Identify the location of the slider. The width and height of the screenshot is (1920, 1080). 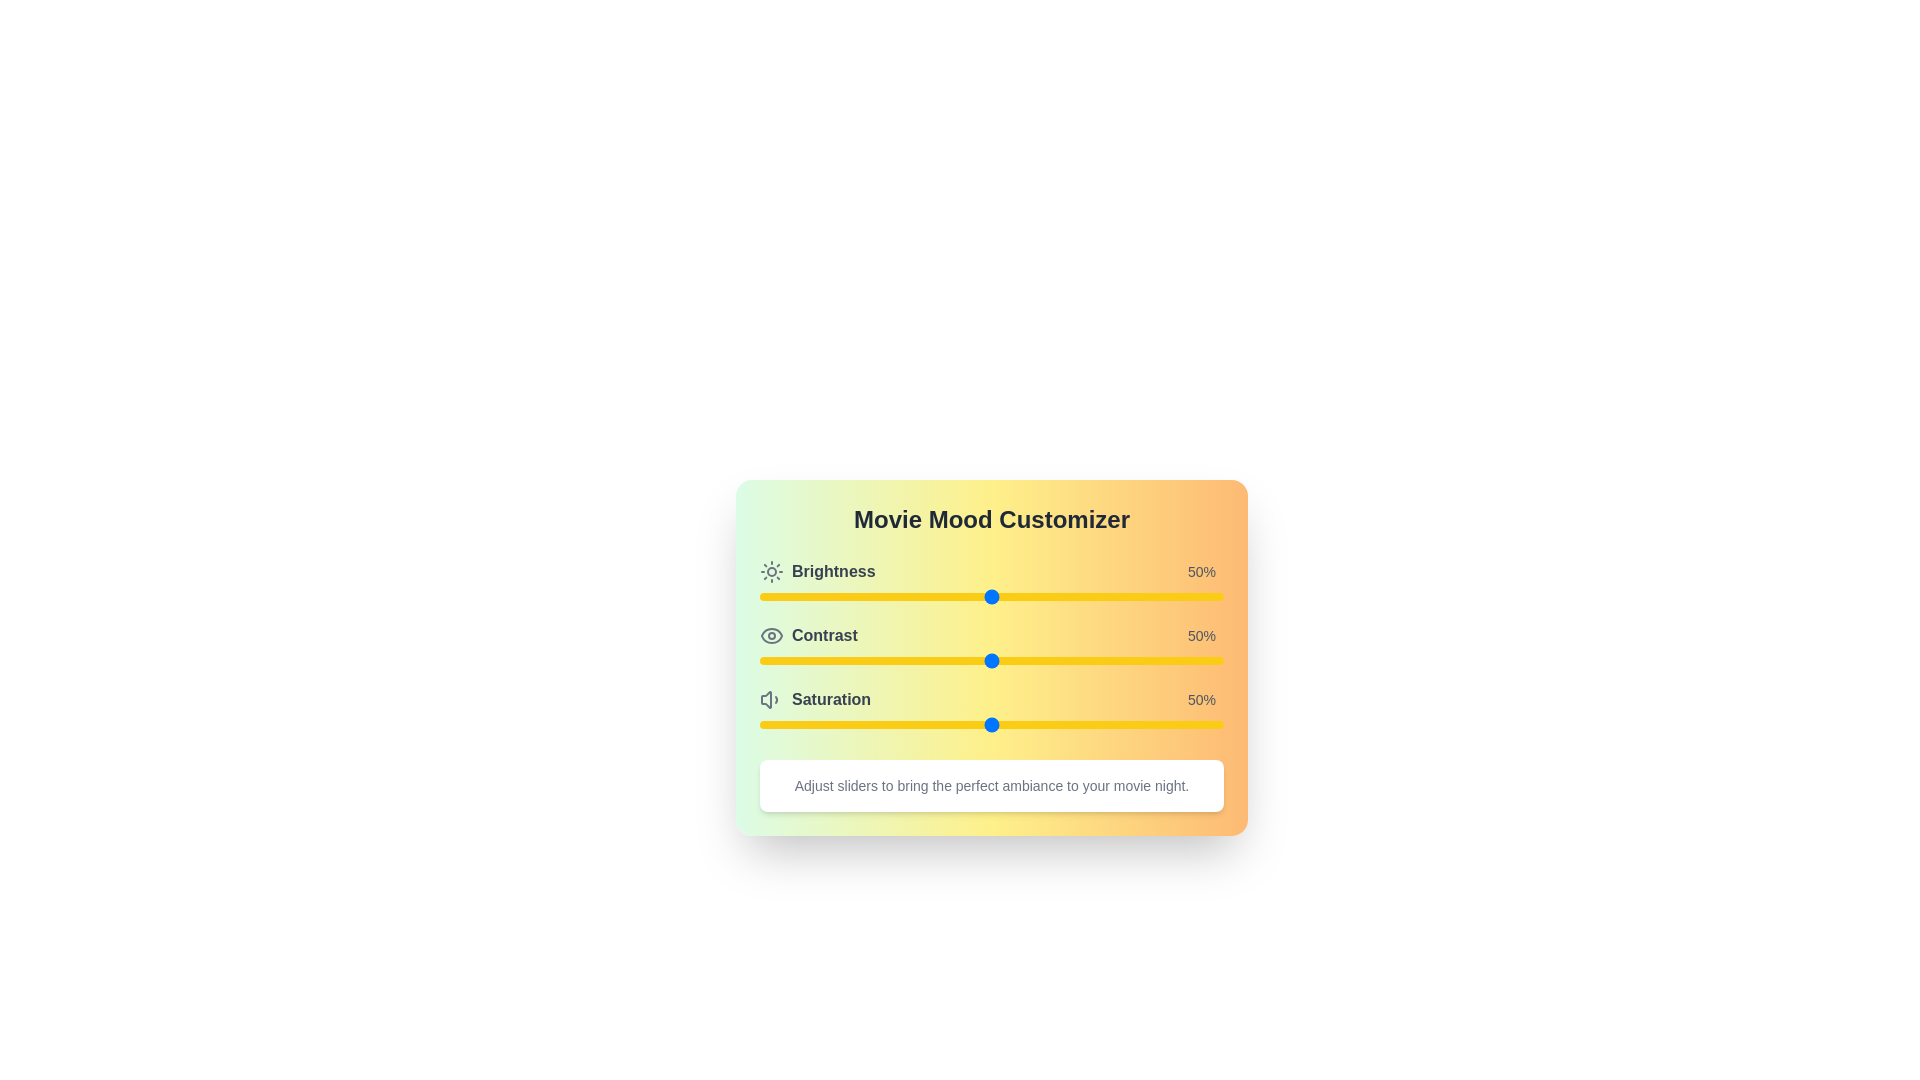
(888, 725).